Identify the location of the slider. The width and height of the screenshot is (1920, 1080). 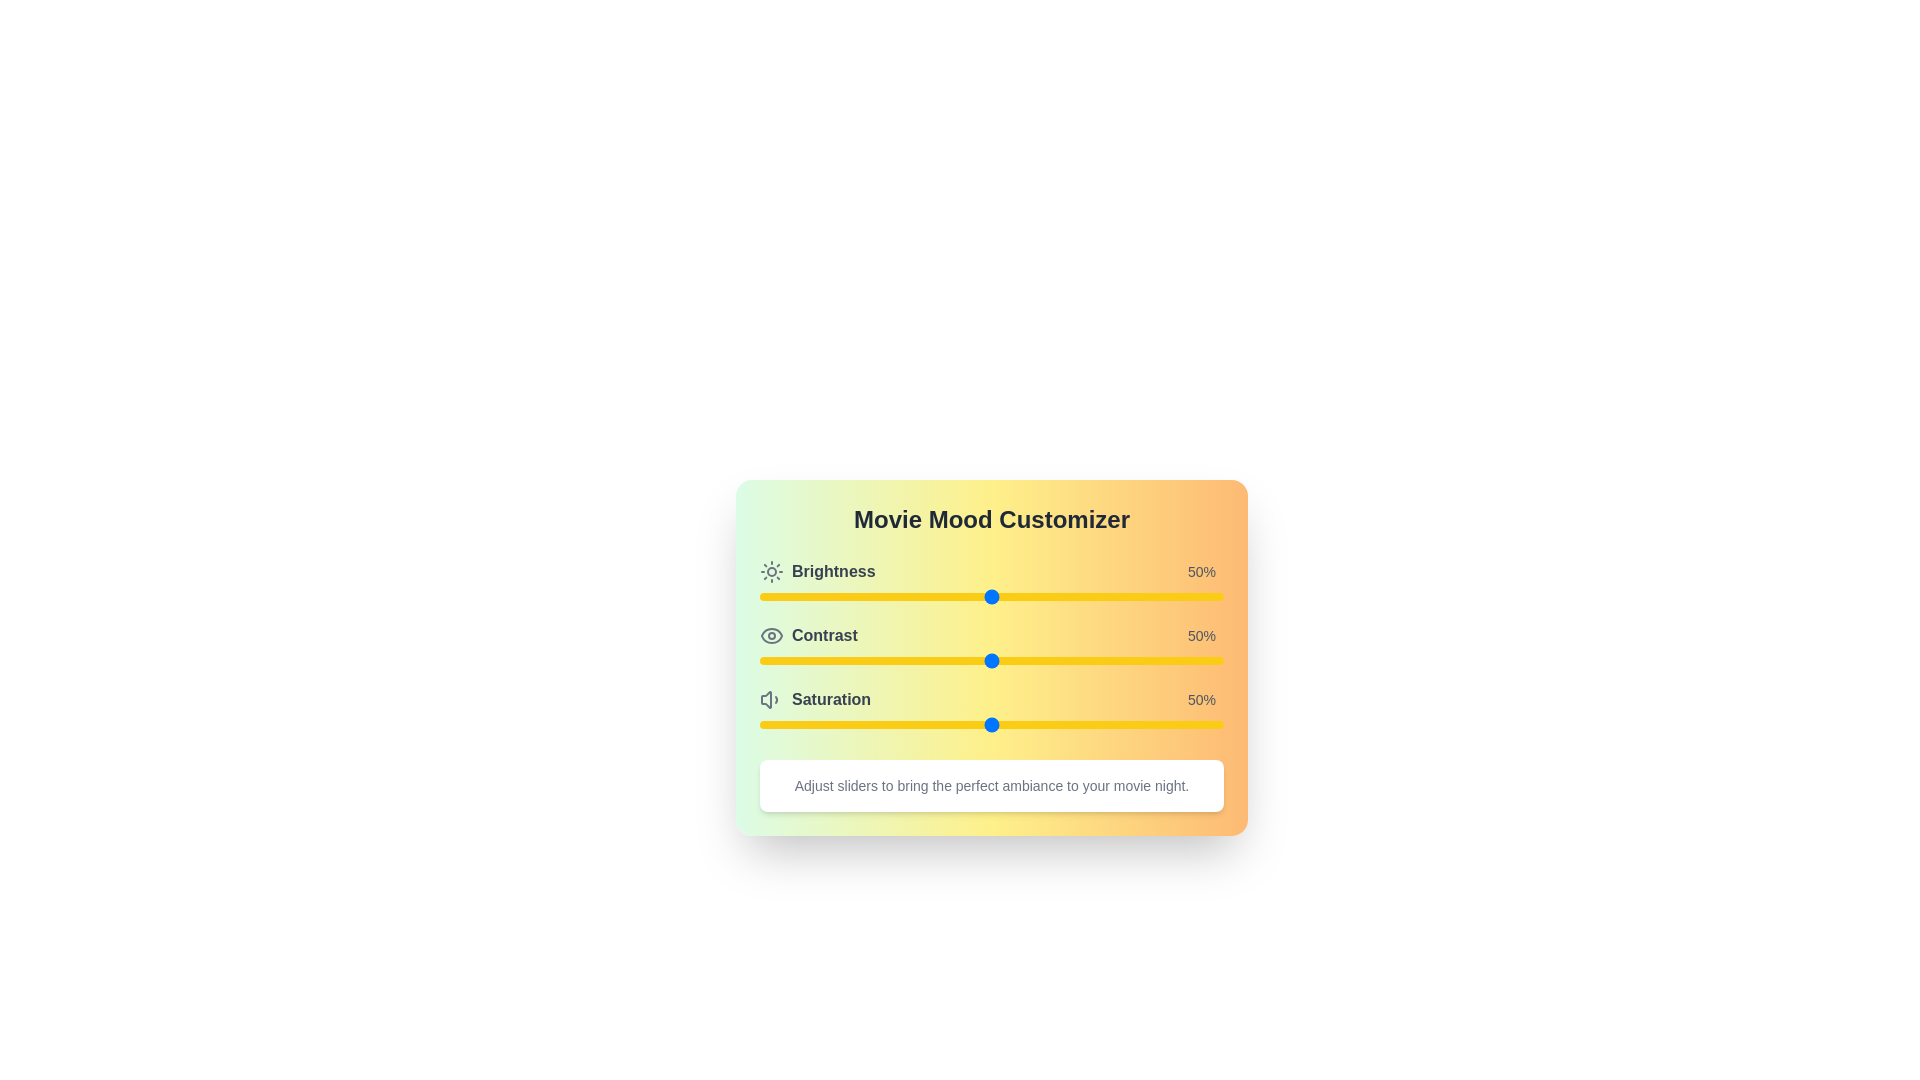
(888, 725).